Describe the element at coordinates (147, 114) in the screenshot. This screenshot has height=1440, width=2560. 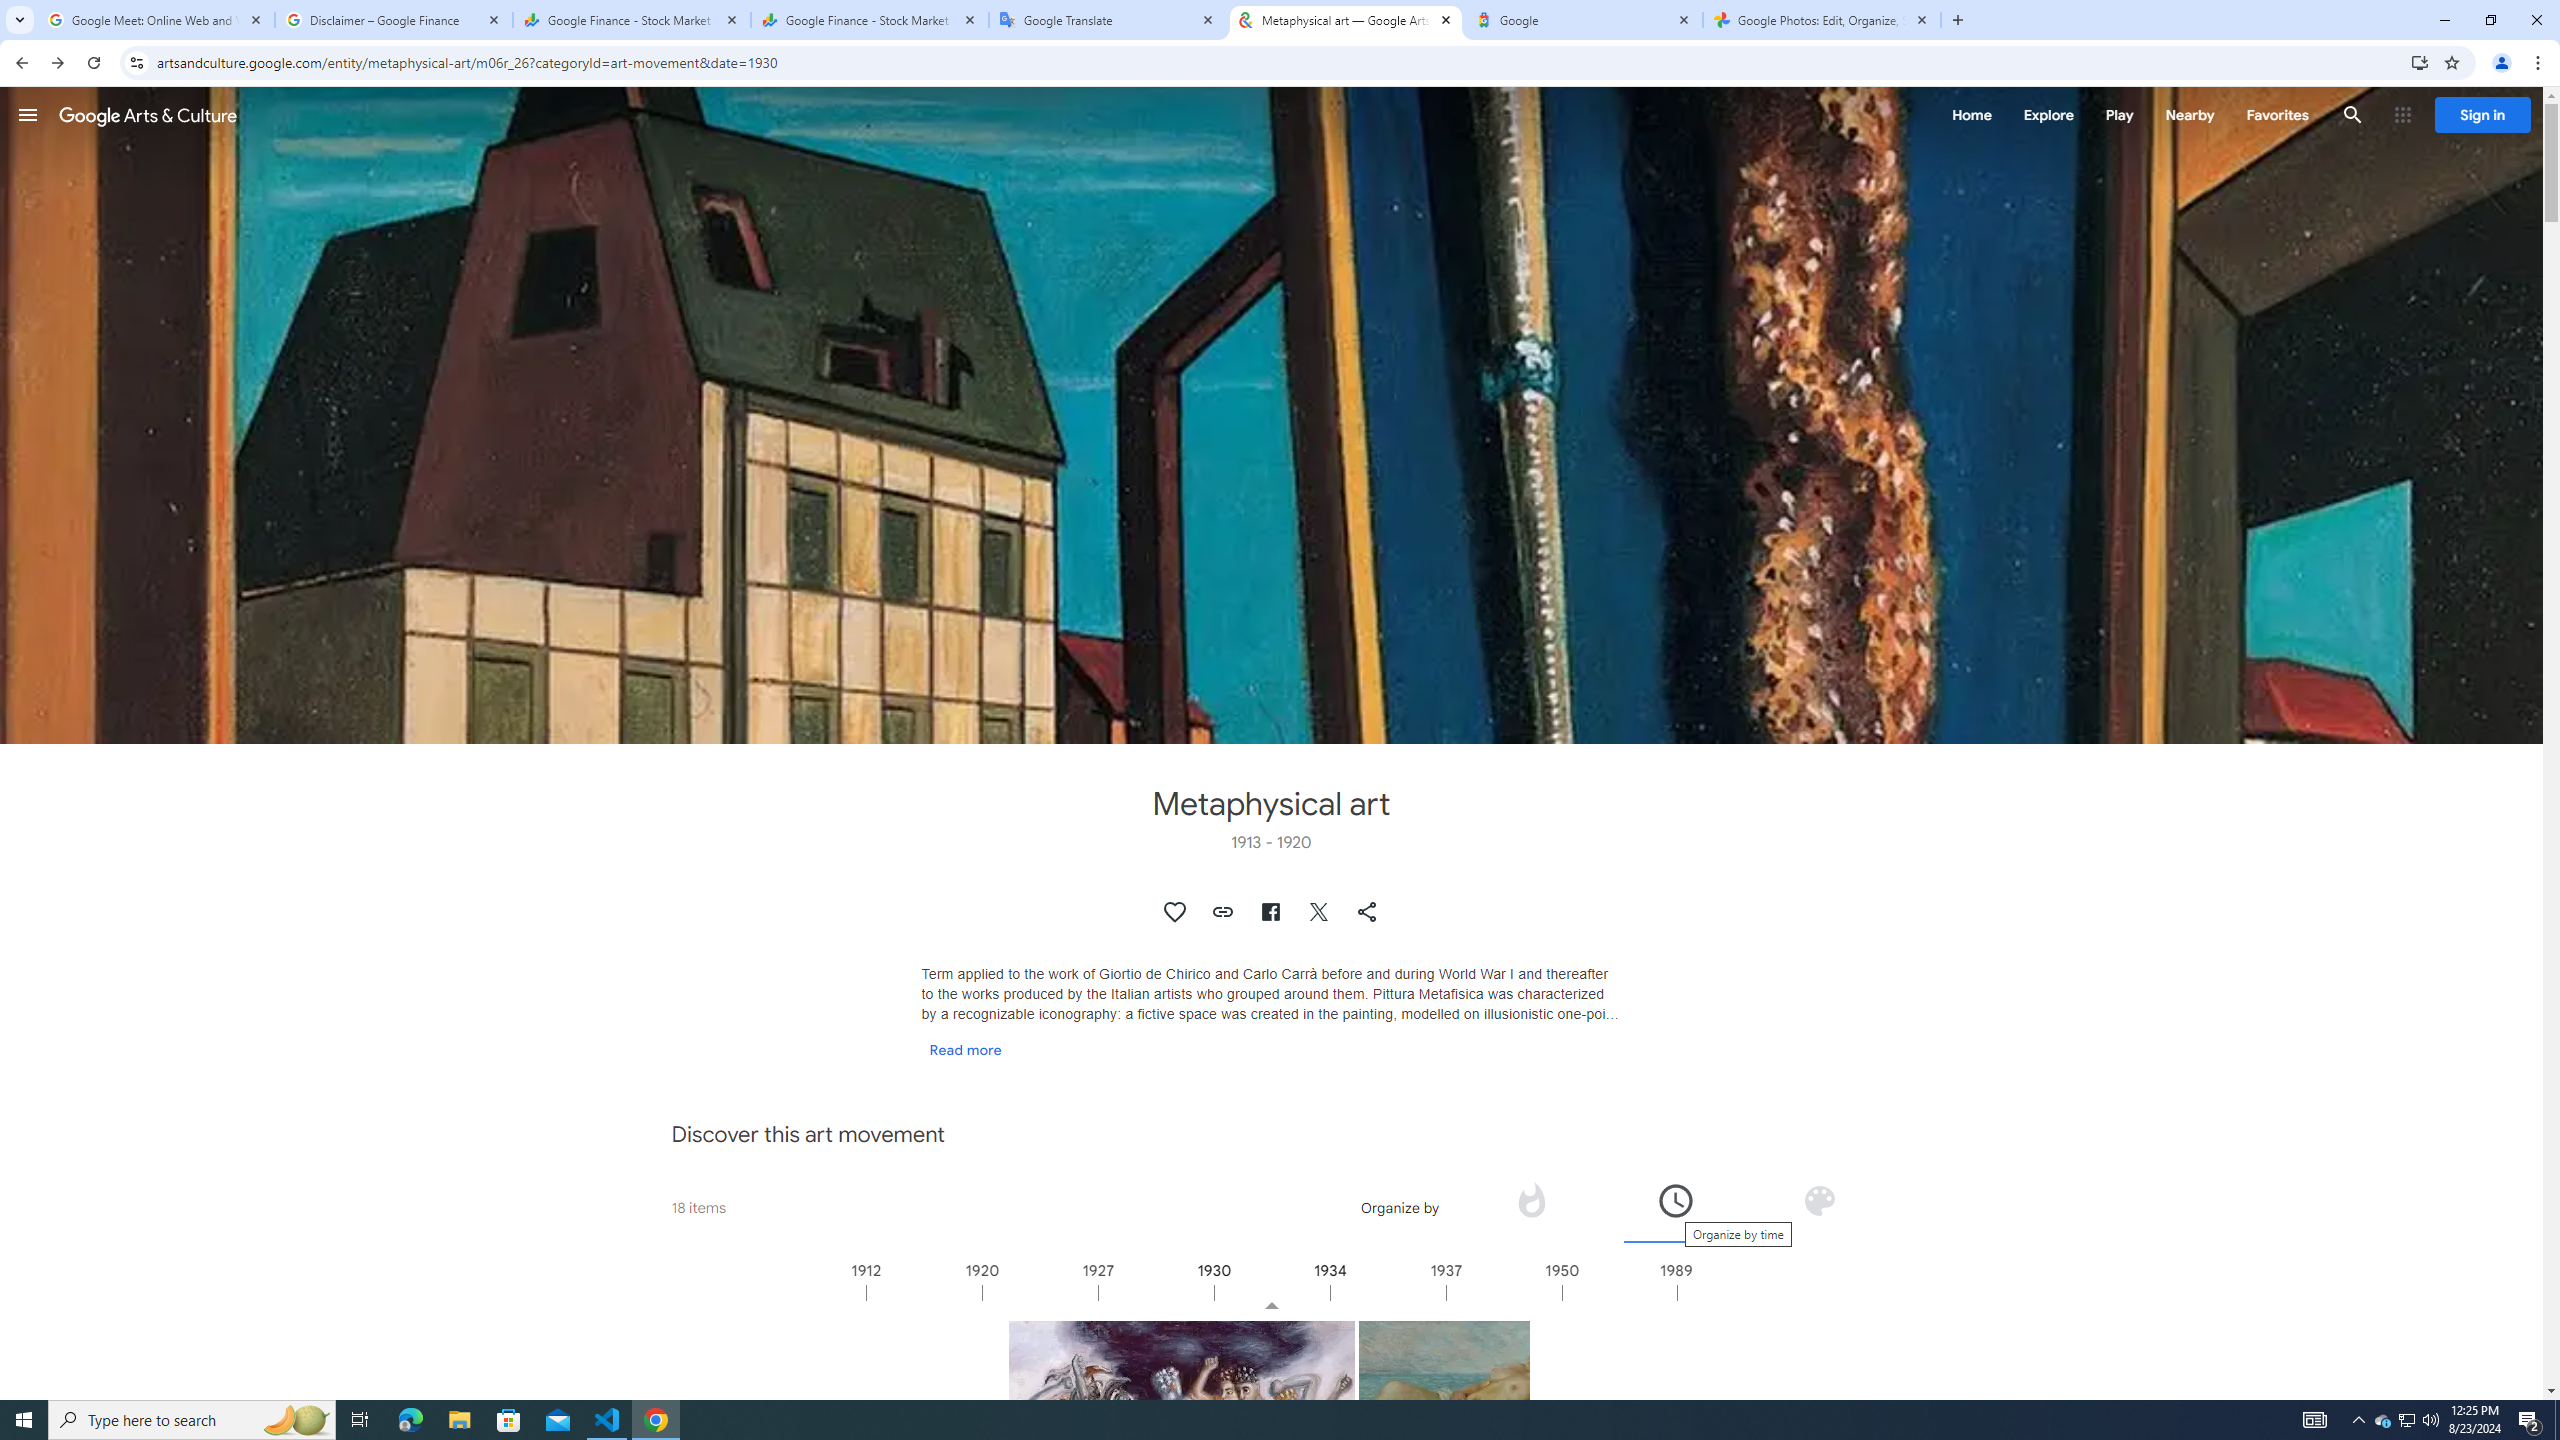
I see `'Google Arts & Culture'` at that location.